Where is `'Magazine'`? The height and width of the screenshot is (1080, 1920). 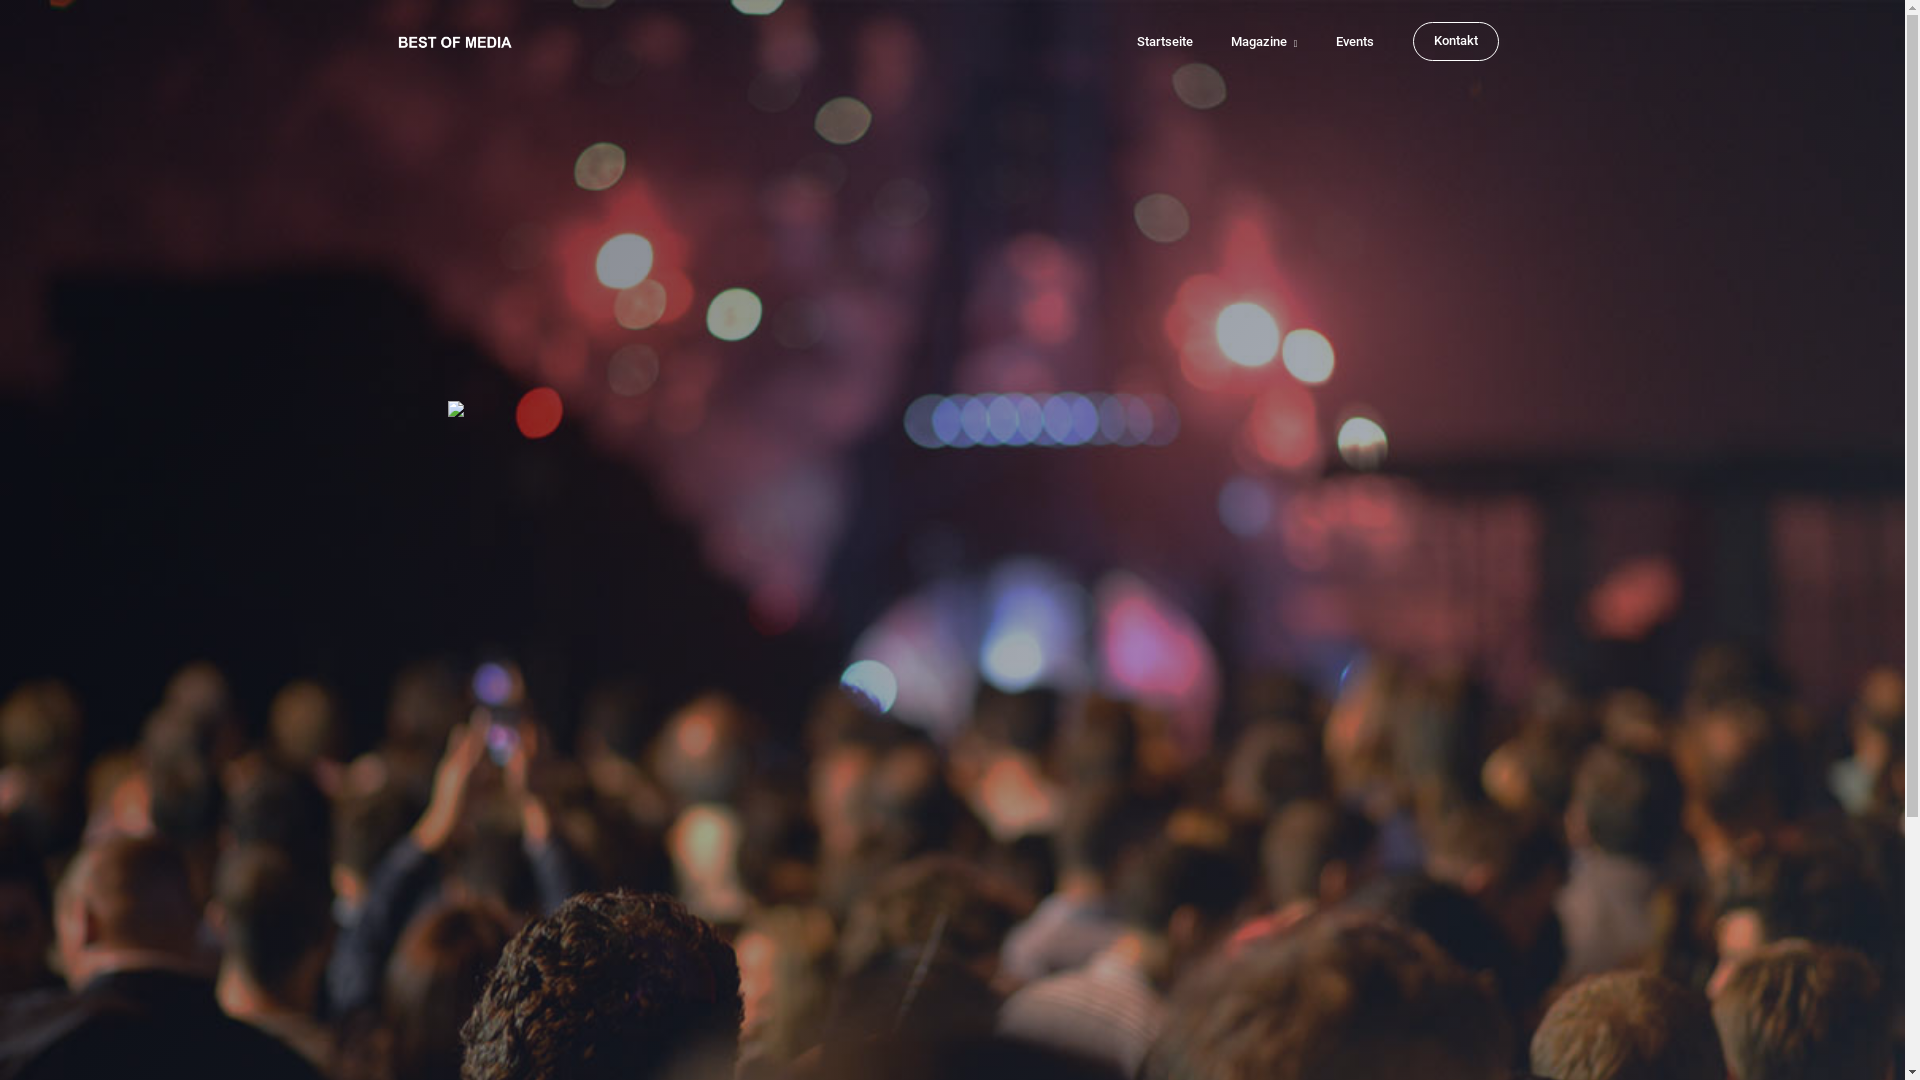
'Magazine' is located at coordinates (1219, 42).